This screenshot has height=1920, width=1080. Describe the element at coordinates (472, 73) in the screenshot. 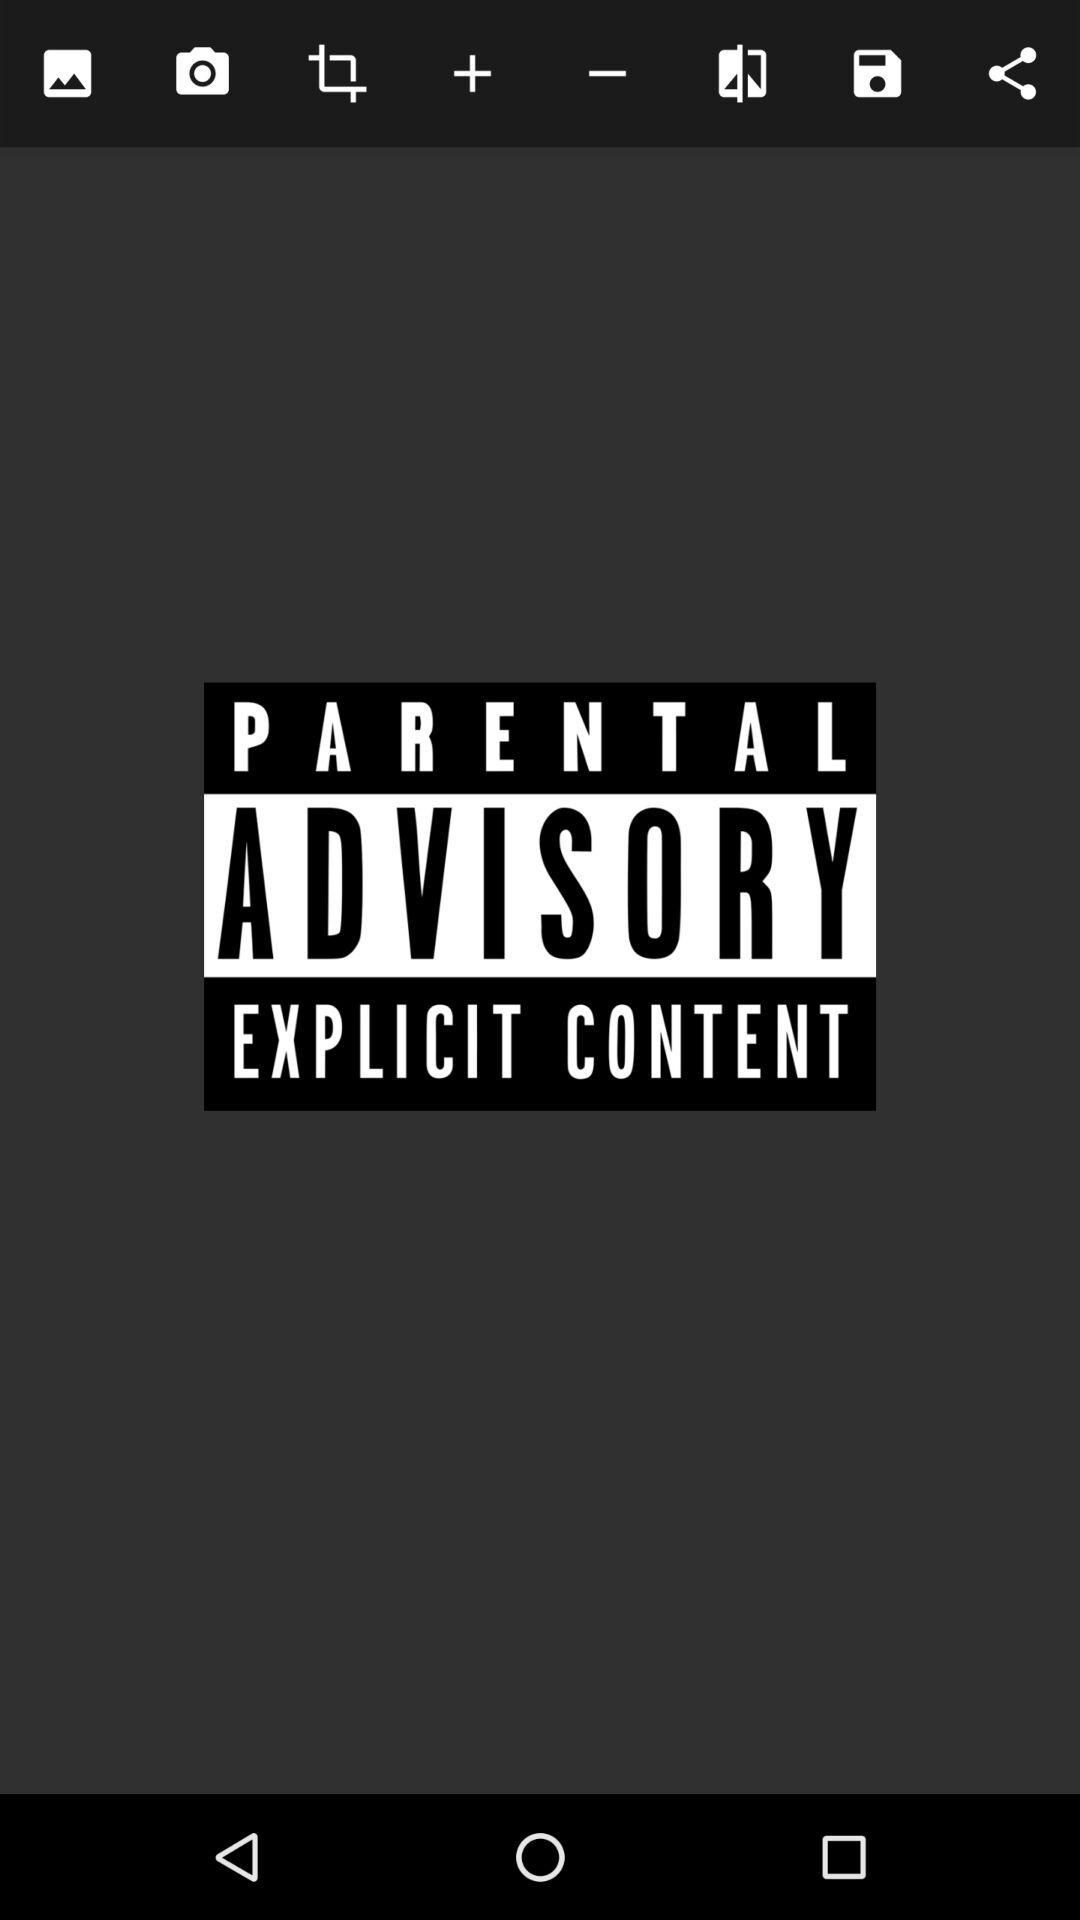

I see `the add icon` at that location.